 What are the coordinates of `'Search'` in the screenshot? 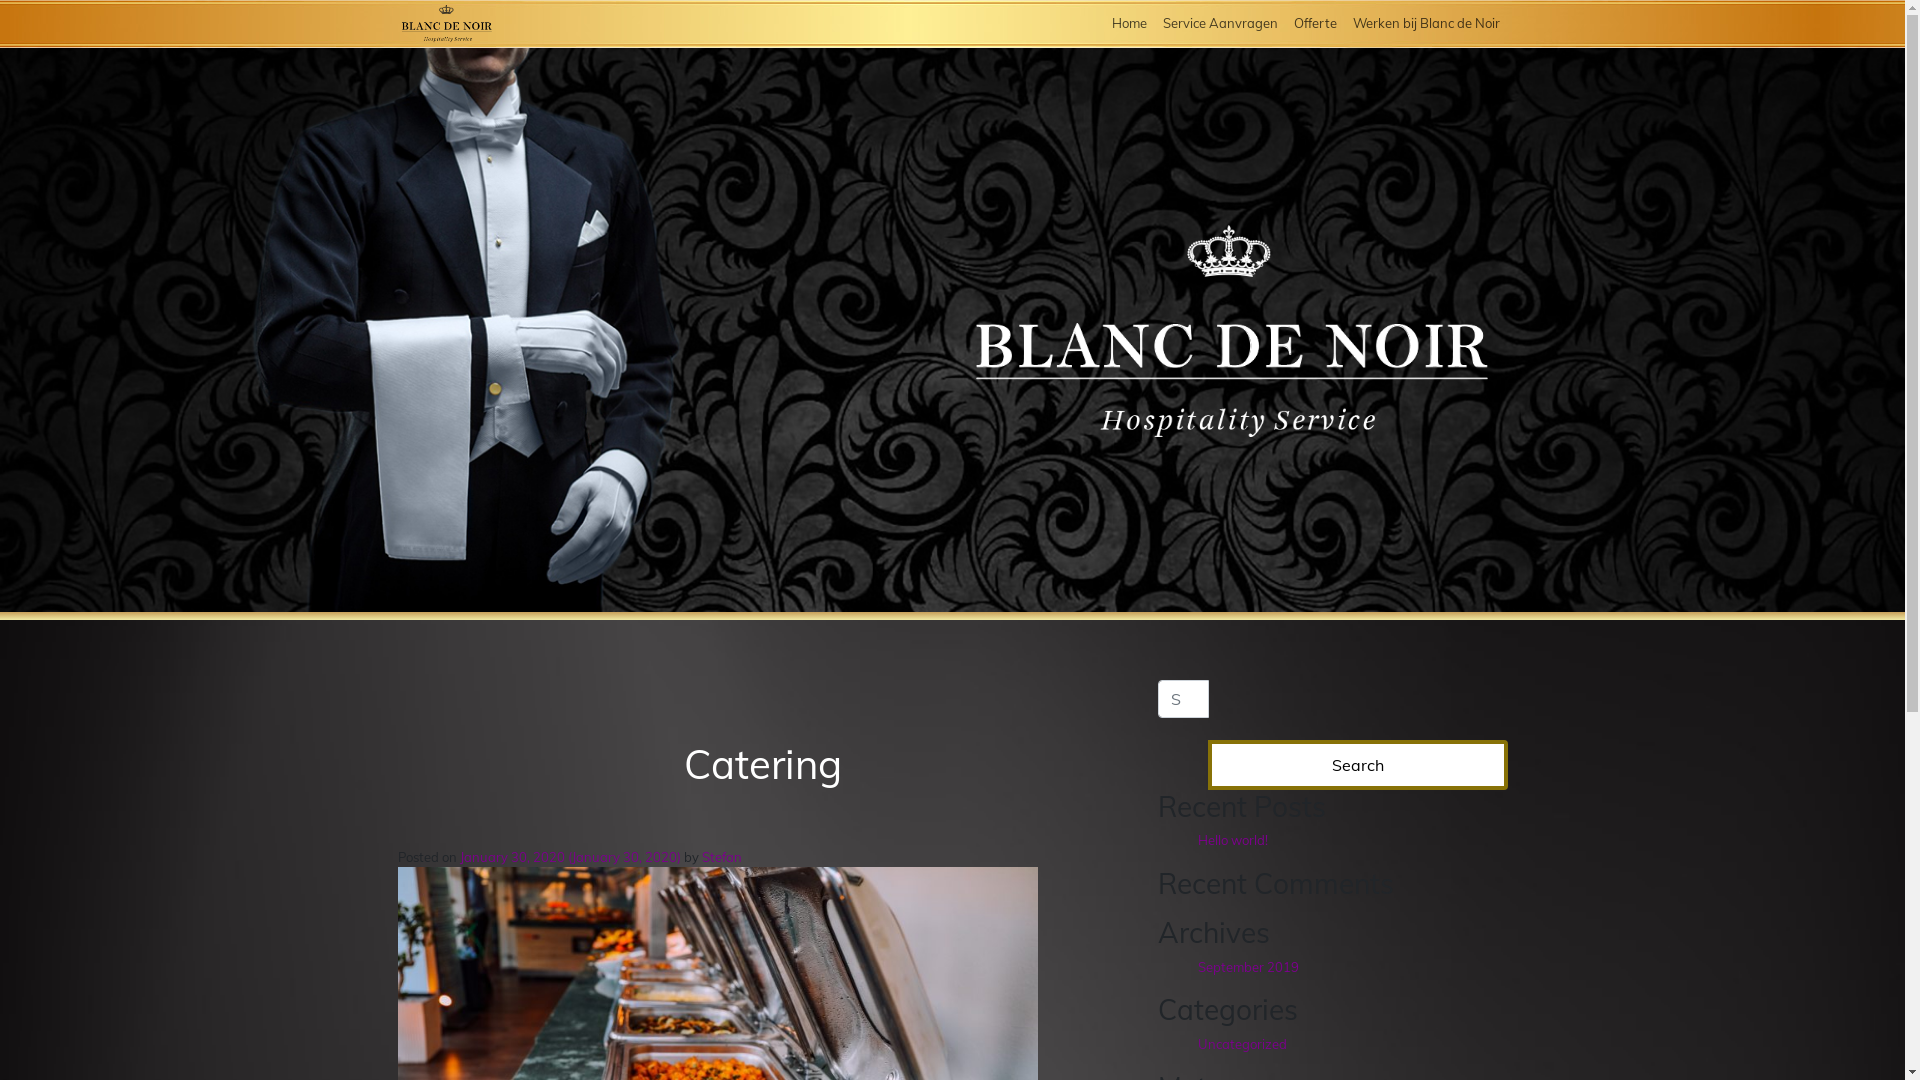 It's located at (1358, 764).